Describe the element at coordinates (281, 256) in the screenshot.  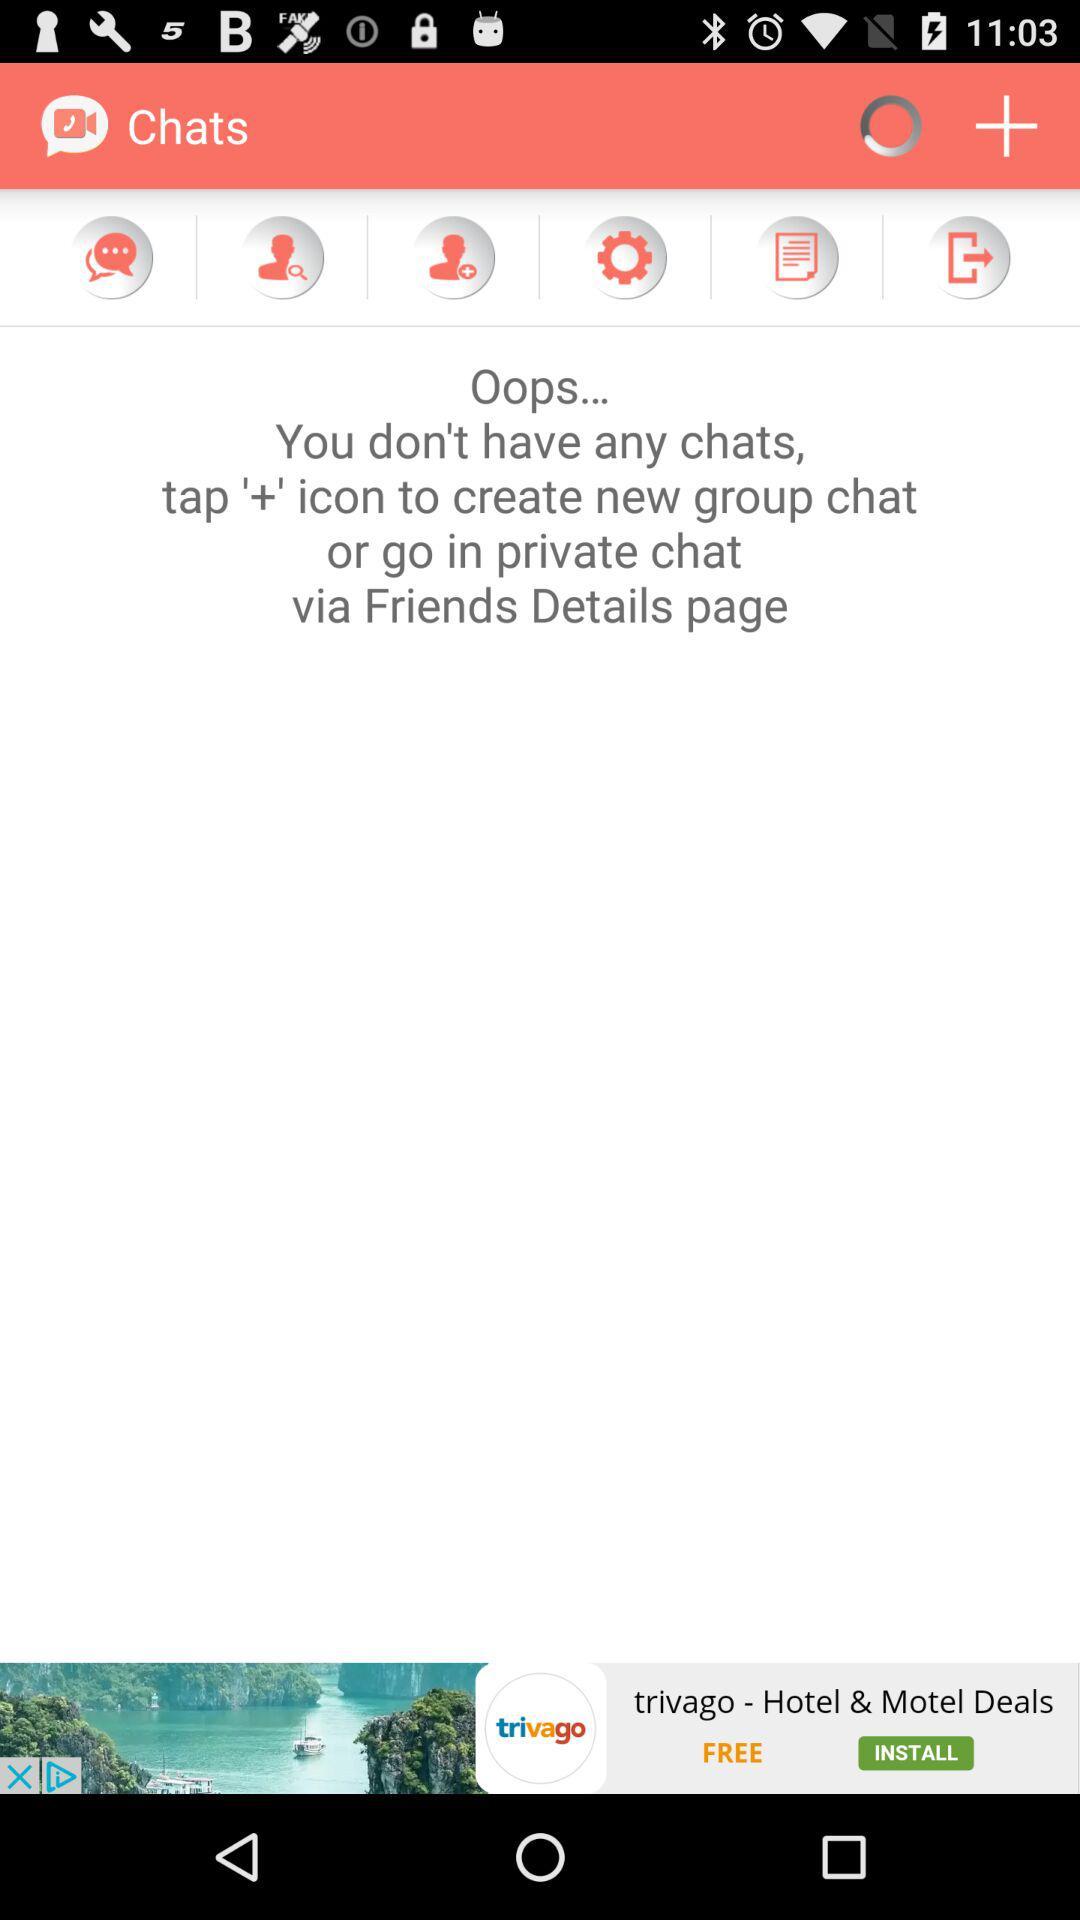
I see `search the number in the contact list` at that location.